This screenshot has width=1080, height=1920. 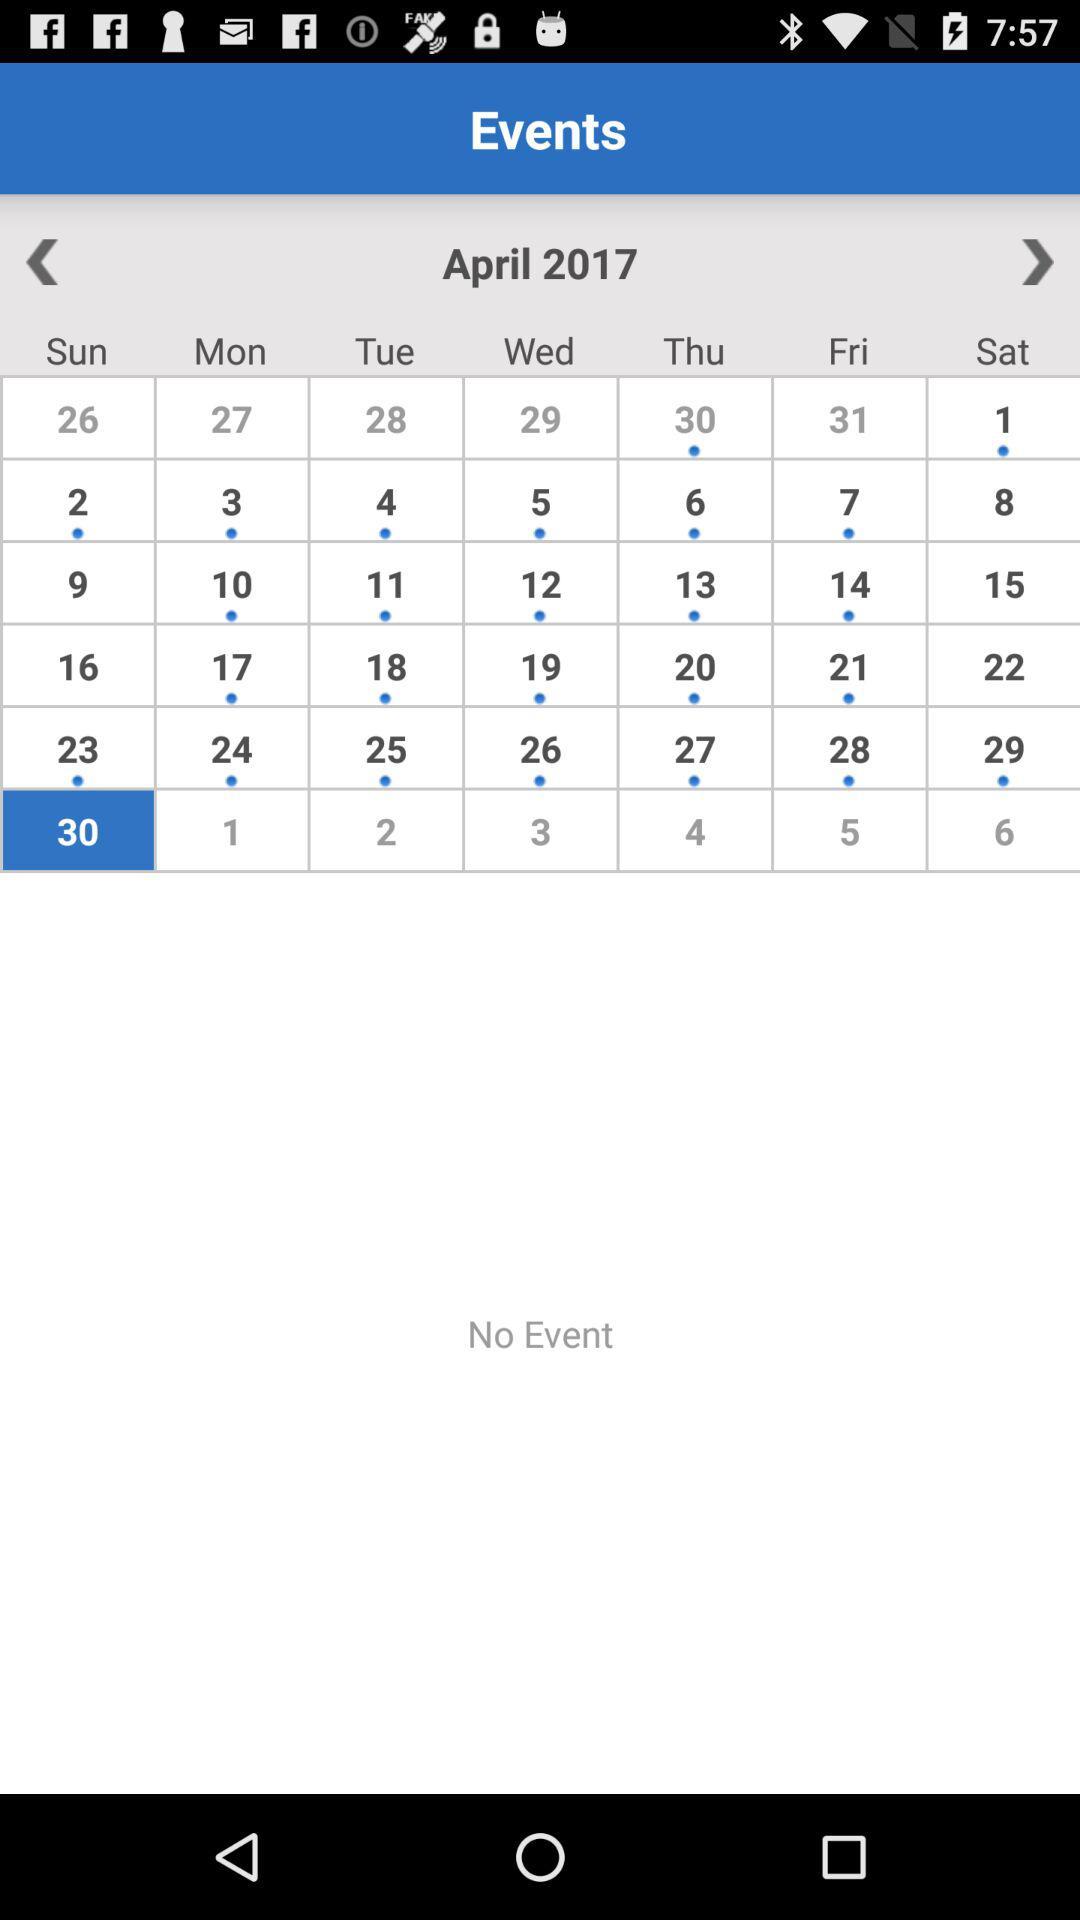 What do you see at coordinates (849, 665) in the screenshot?
I see `the item next to 15` at bounding box center [849, 665].